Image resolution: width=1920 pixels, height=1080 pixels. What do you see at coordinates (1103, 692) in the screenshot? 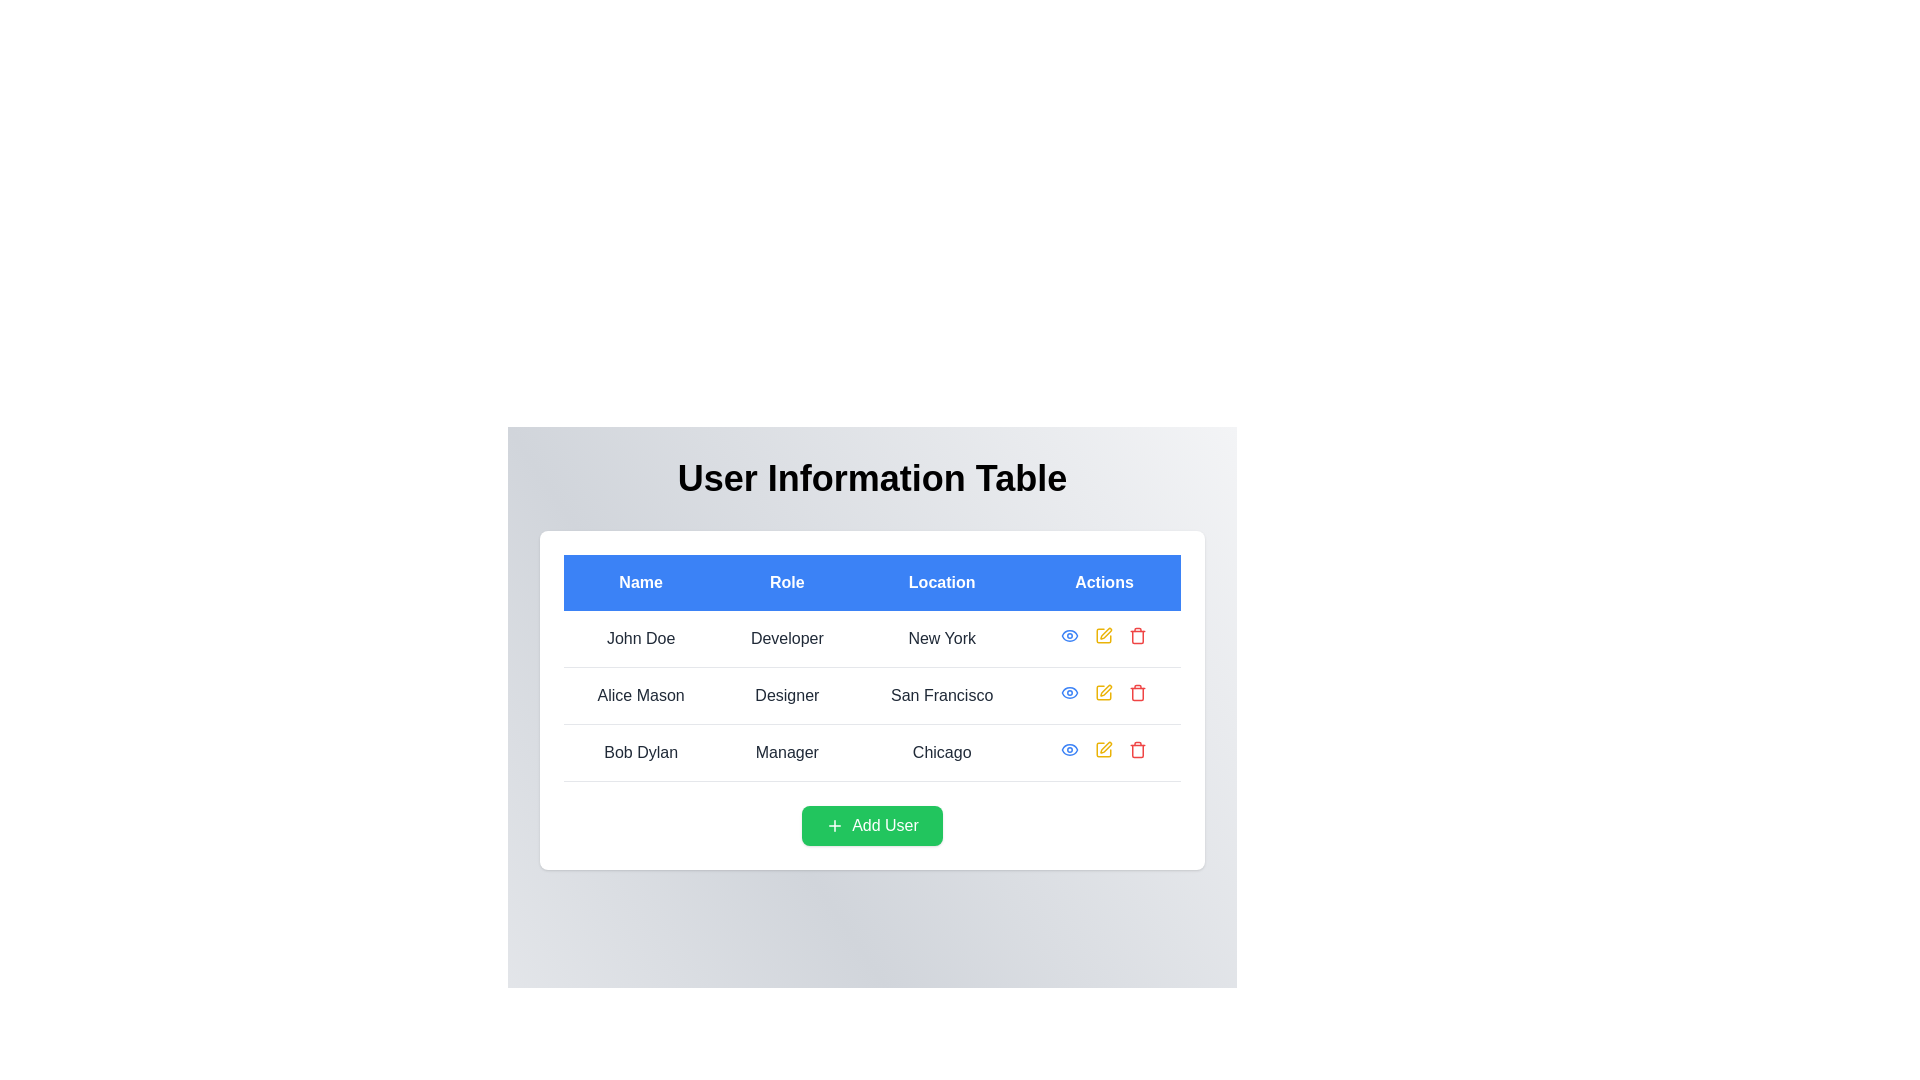
I see `the edit button in the actions column of the second row in the data table, positioned between the blue 'view' icon and the red 'delete' icon` at bounding box center [1103, 692].